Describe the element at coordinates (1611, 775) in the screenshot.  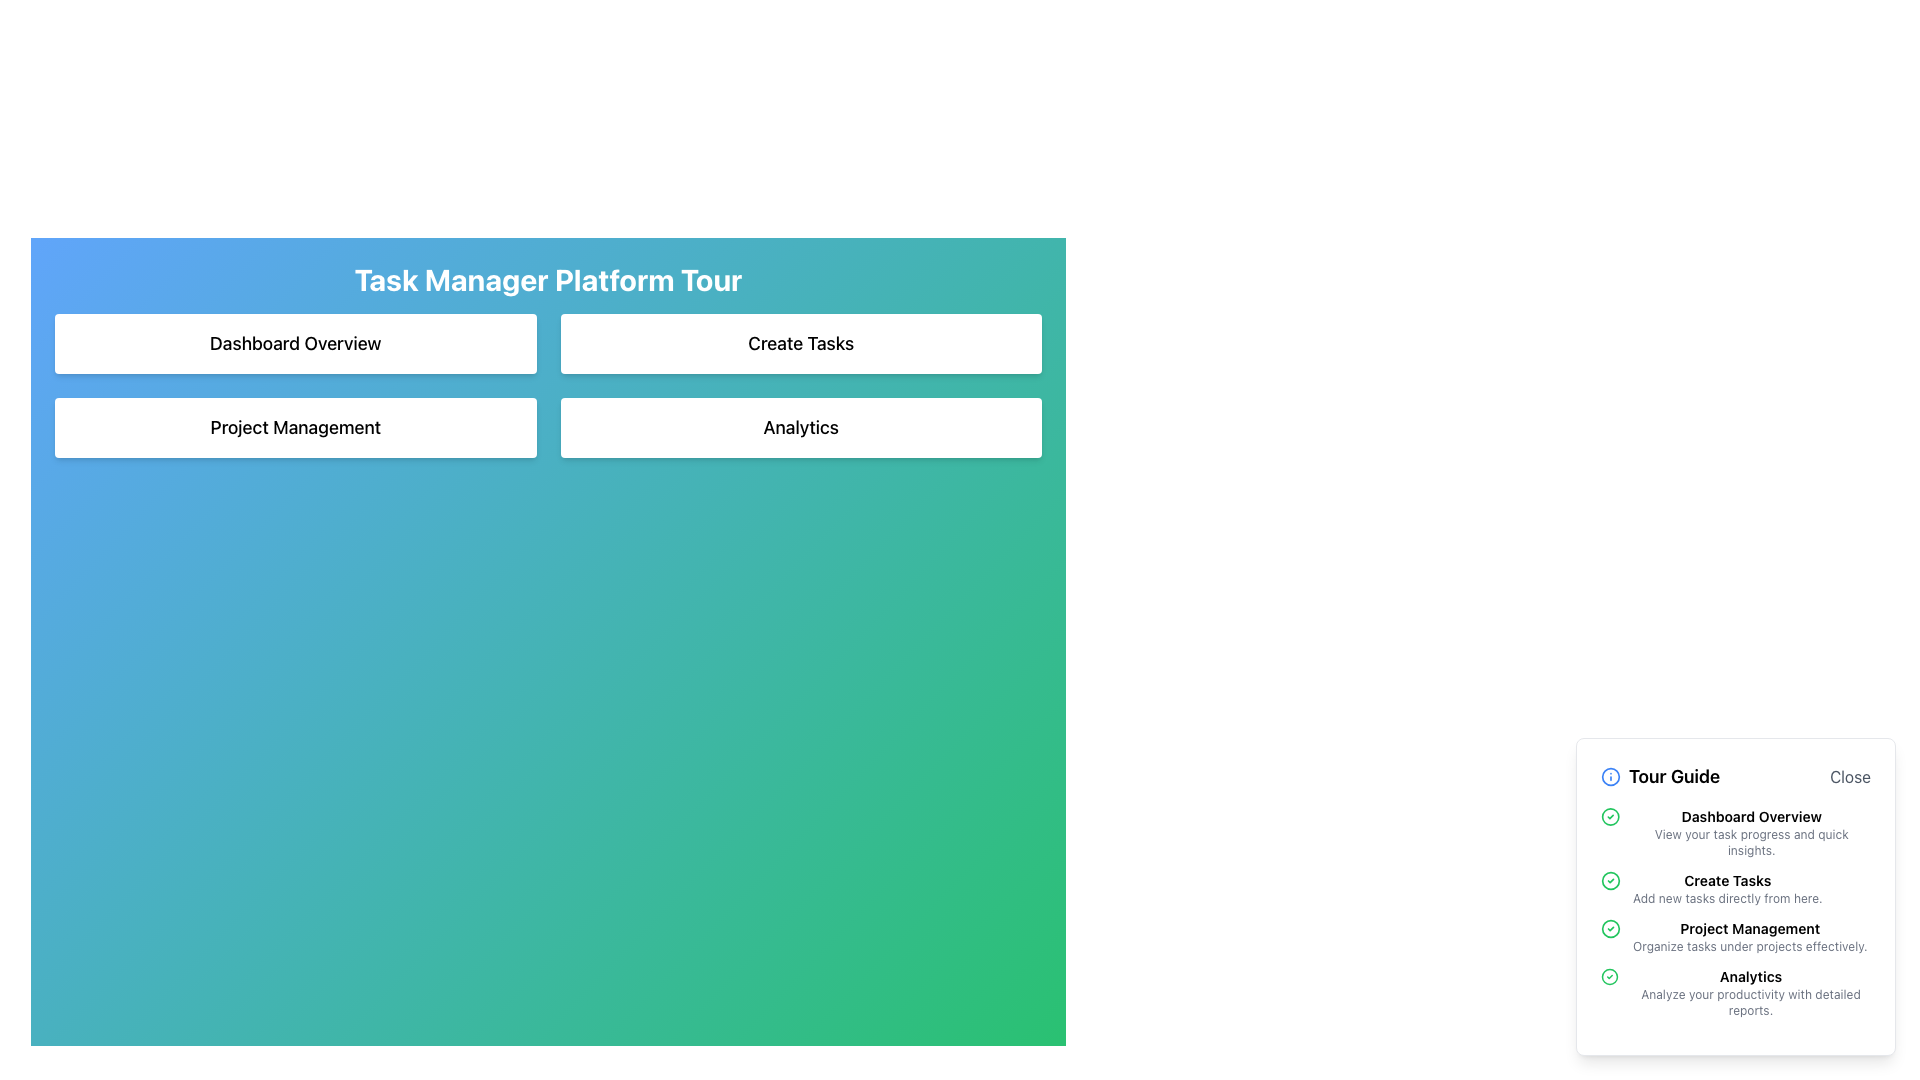
I see `the circular graphical shape that serves as a decorative part of the 'Tour Guide' section, positioned to the left of the 'Tour Guide' title` at that location.